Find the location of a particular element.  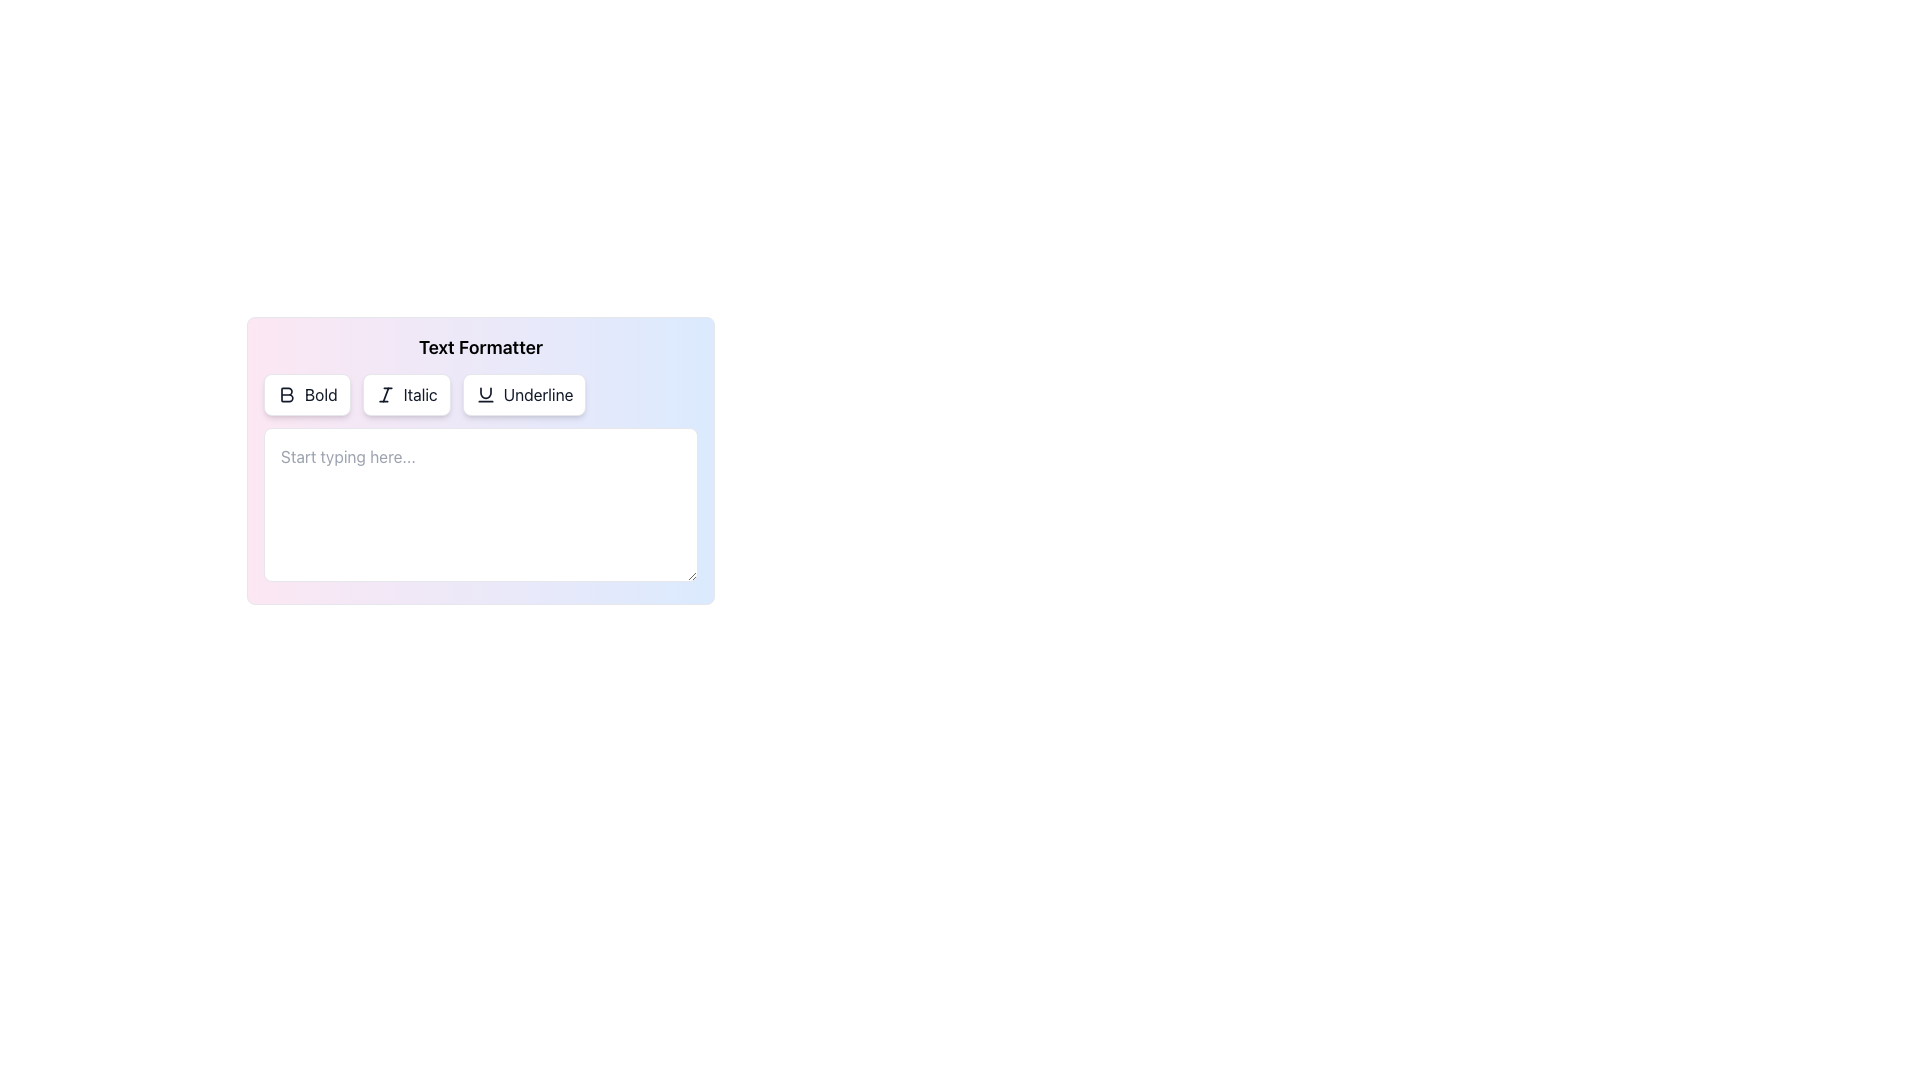

the Underline button in the text formatting button group located below the 'Text Formatter' heading to apply underline formatting is located at coordinates (480, 394).